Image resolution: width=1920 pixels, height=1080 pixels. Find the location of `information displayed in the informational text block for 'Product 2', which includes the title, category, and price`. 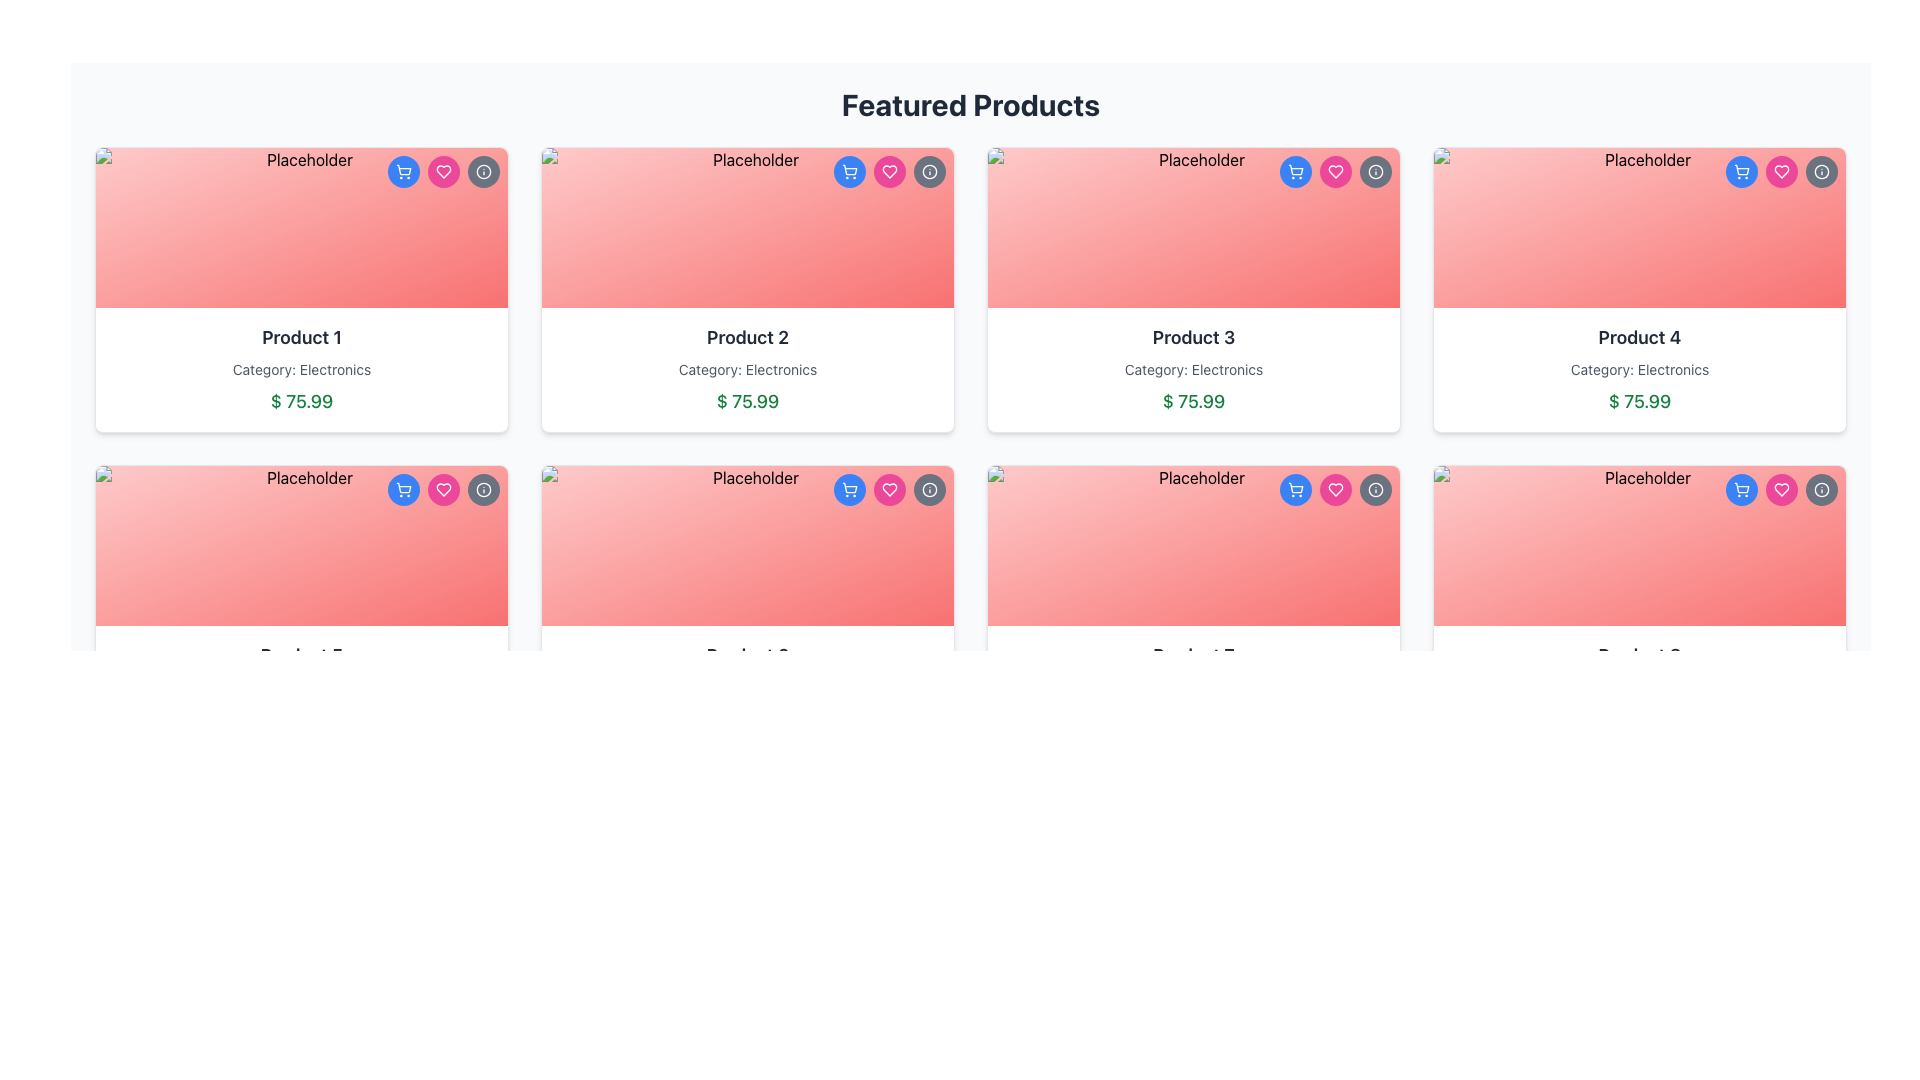

information displayed in the informational text block for 'Product 2', which includes the title, category, and price is located at coordinates (747, 370).